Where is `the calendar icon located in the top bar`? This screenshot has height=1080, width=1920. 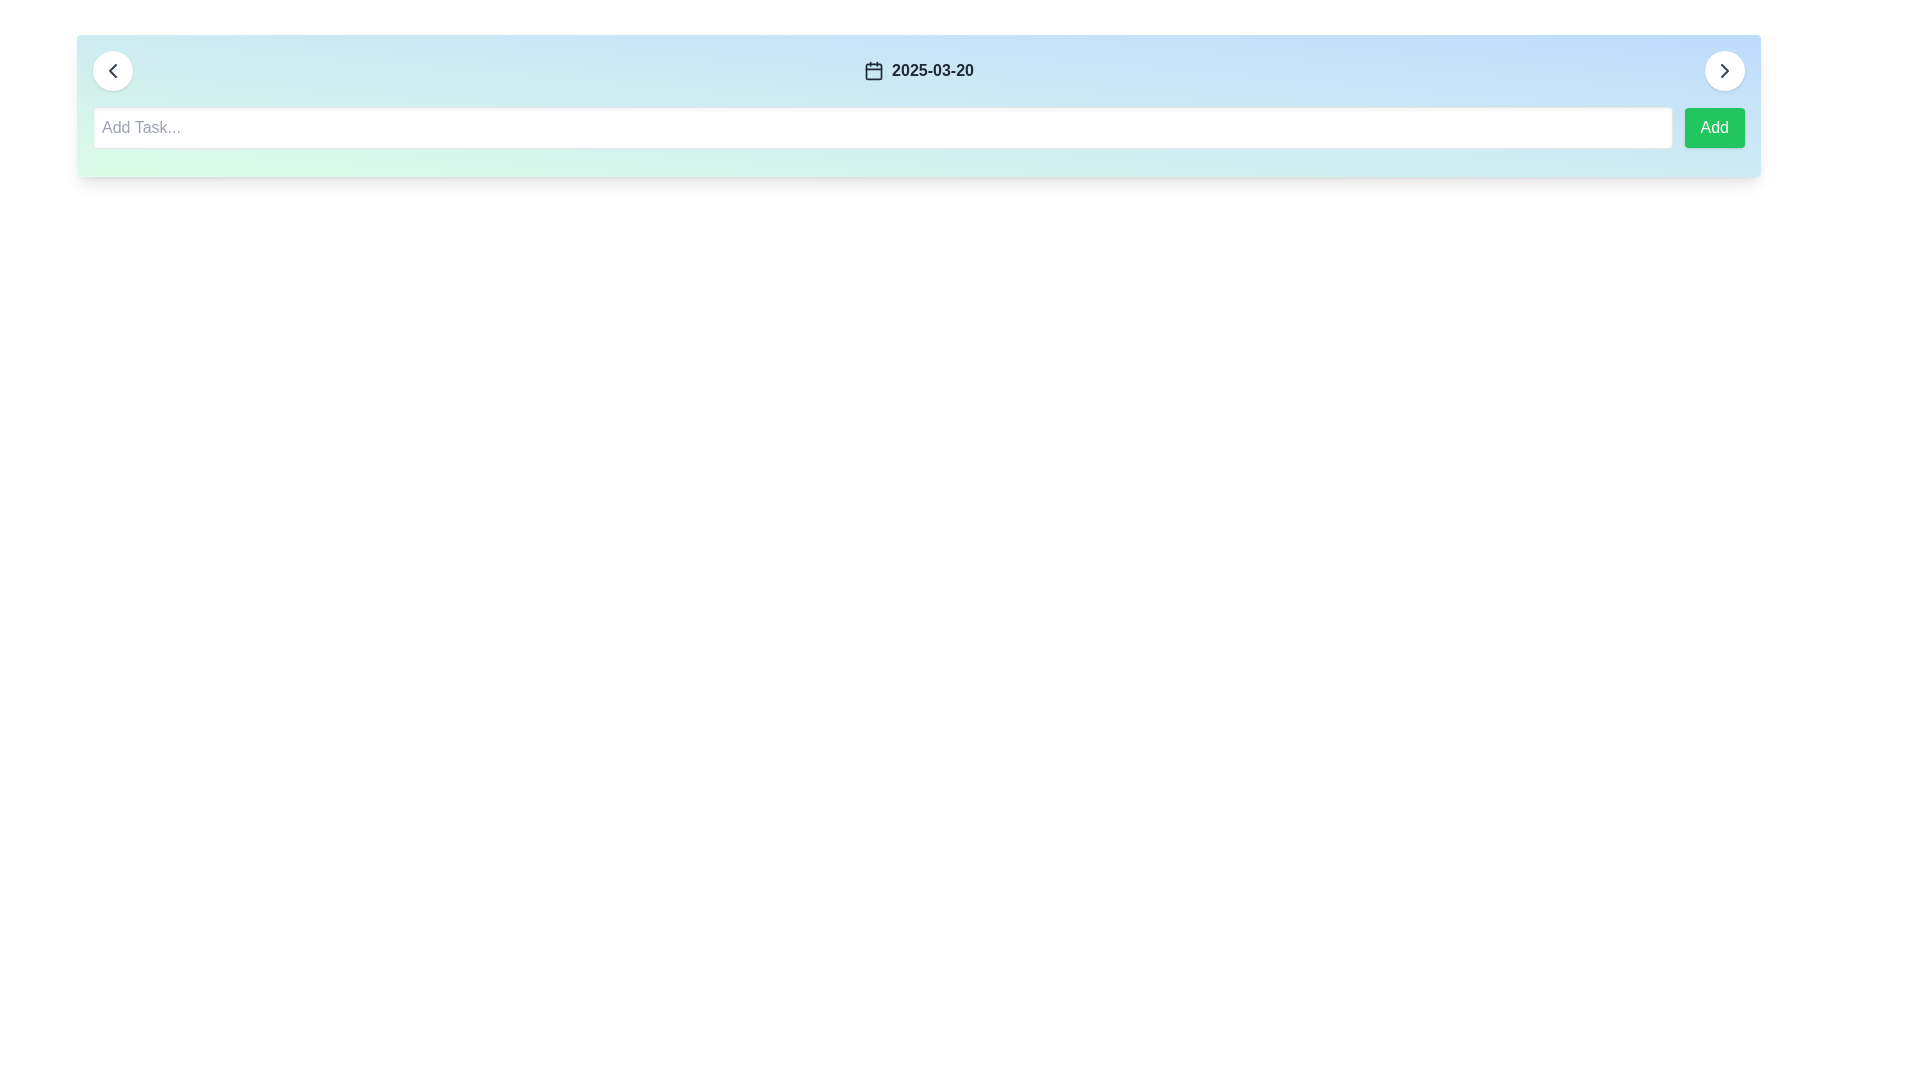 the calendar icon located in the top bar is located at coordinates (874, 69).